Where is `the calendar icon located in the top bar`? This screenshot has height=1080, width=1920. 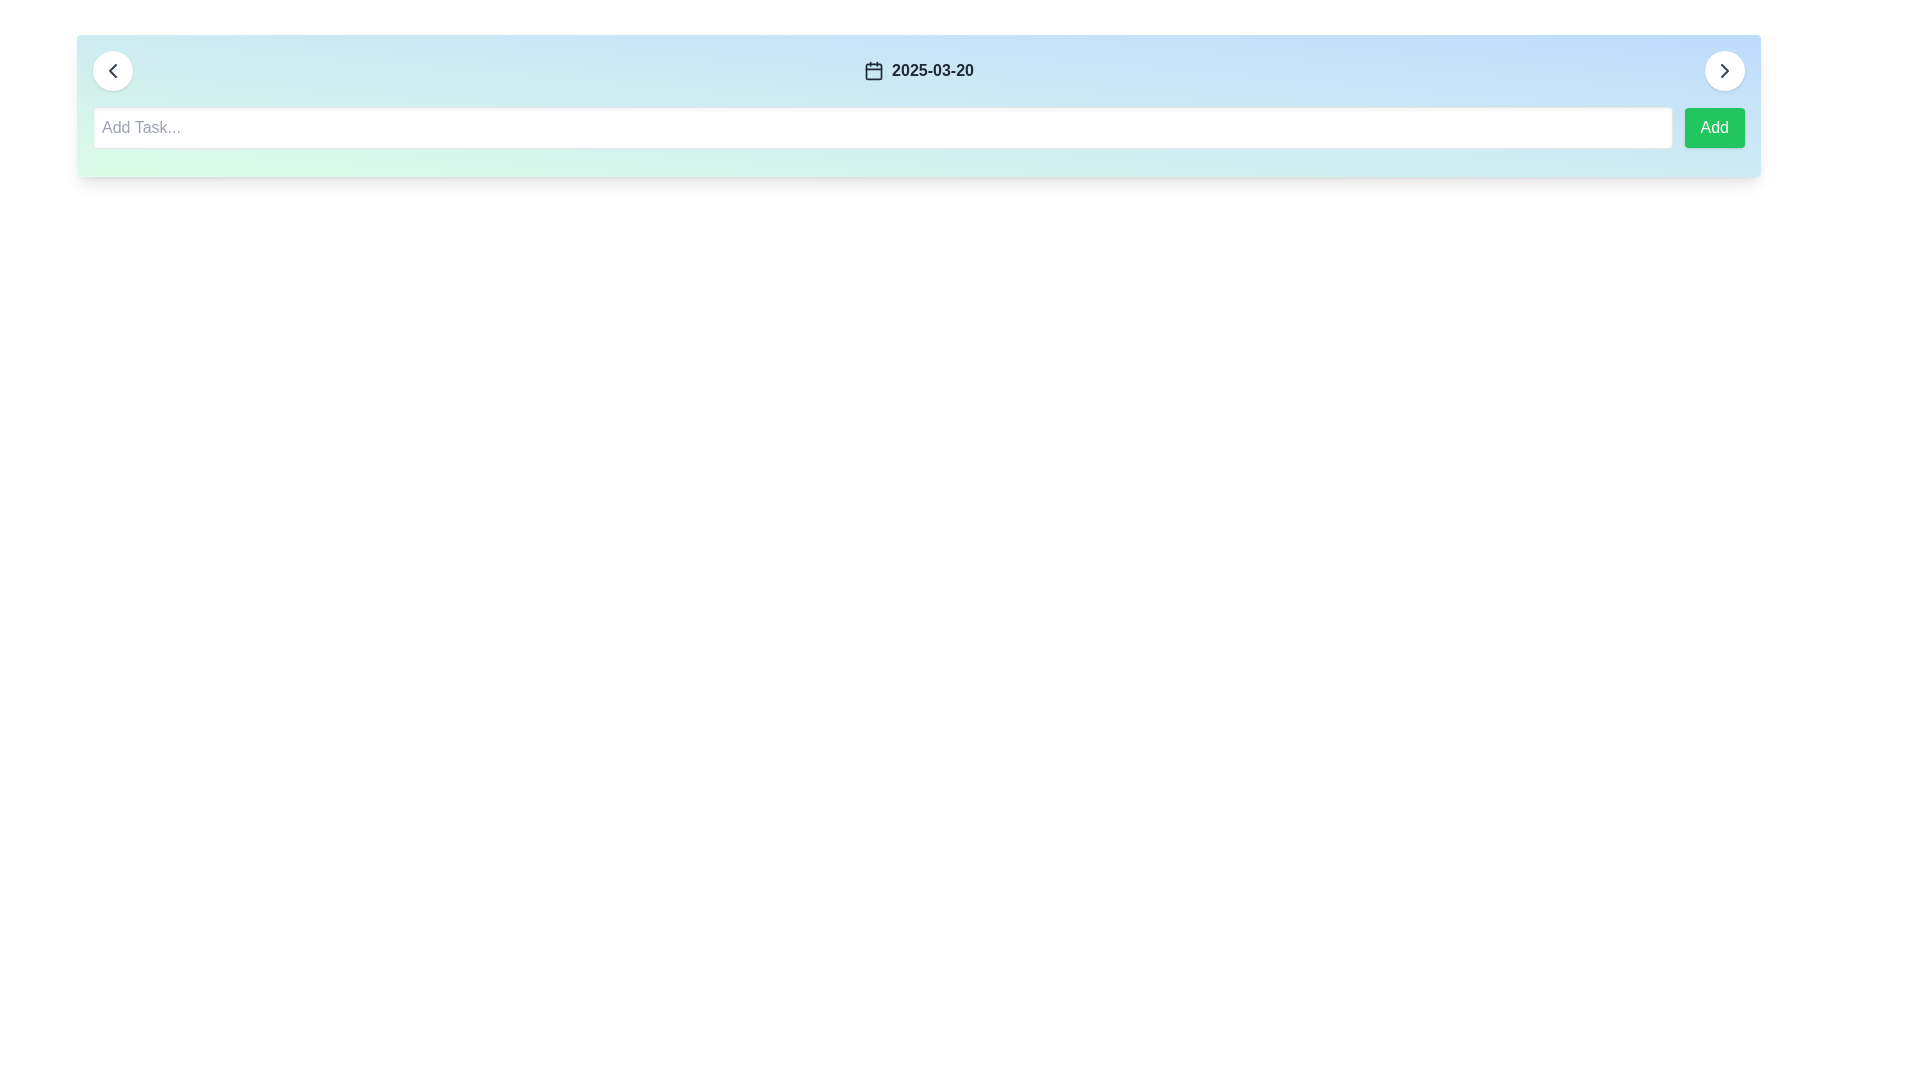 the calendar icon located in the top bar is located at coordinates (874, 69).